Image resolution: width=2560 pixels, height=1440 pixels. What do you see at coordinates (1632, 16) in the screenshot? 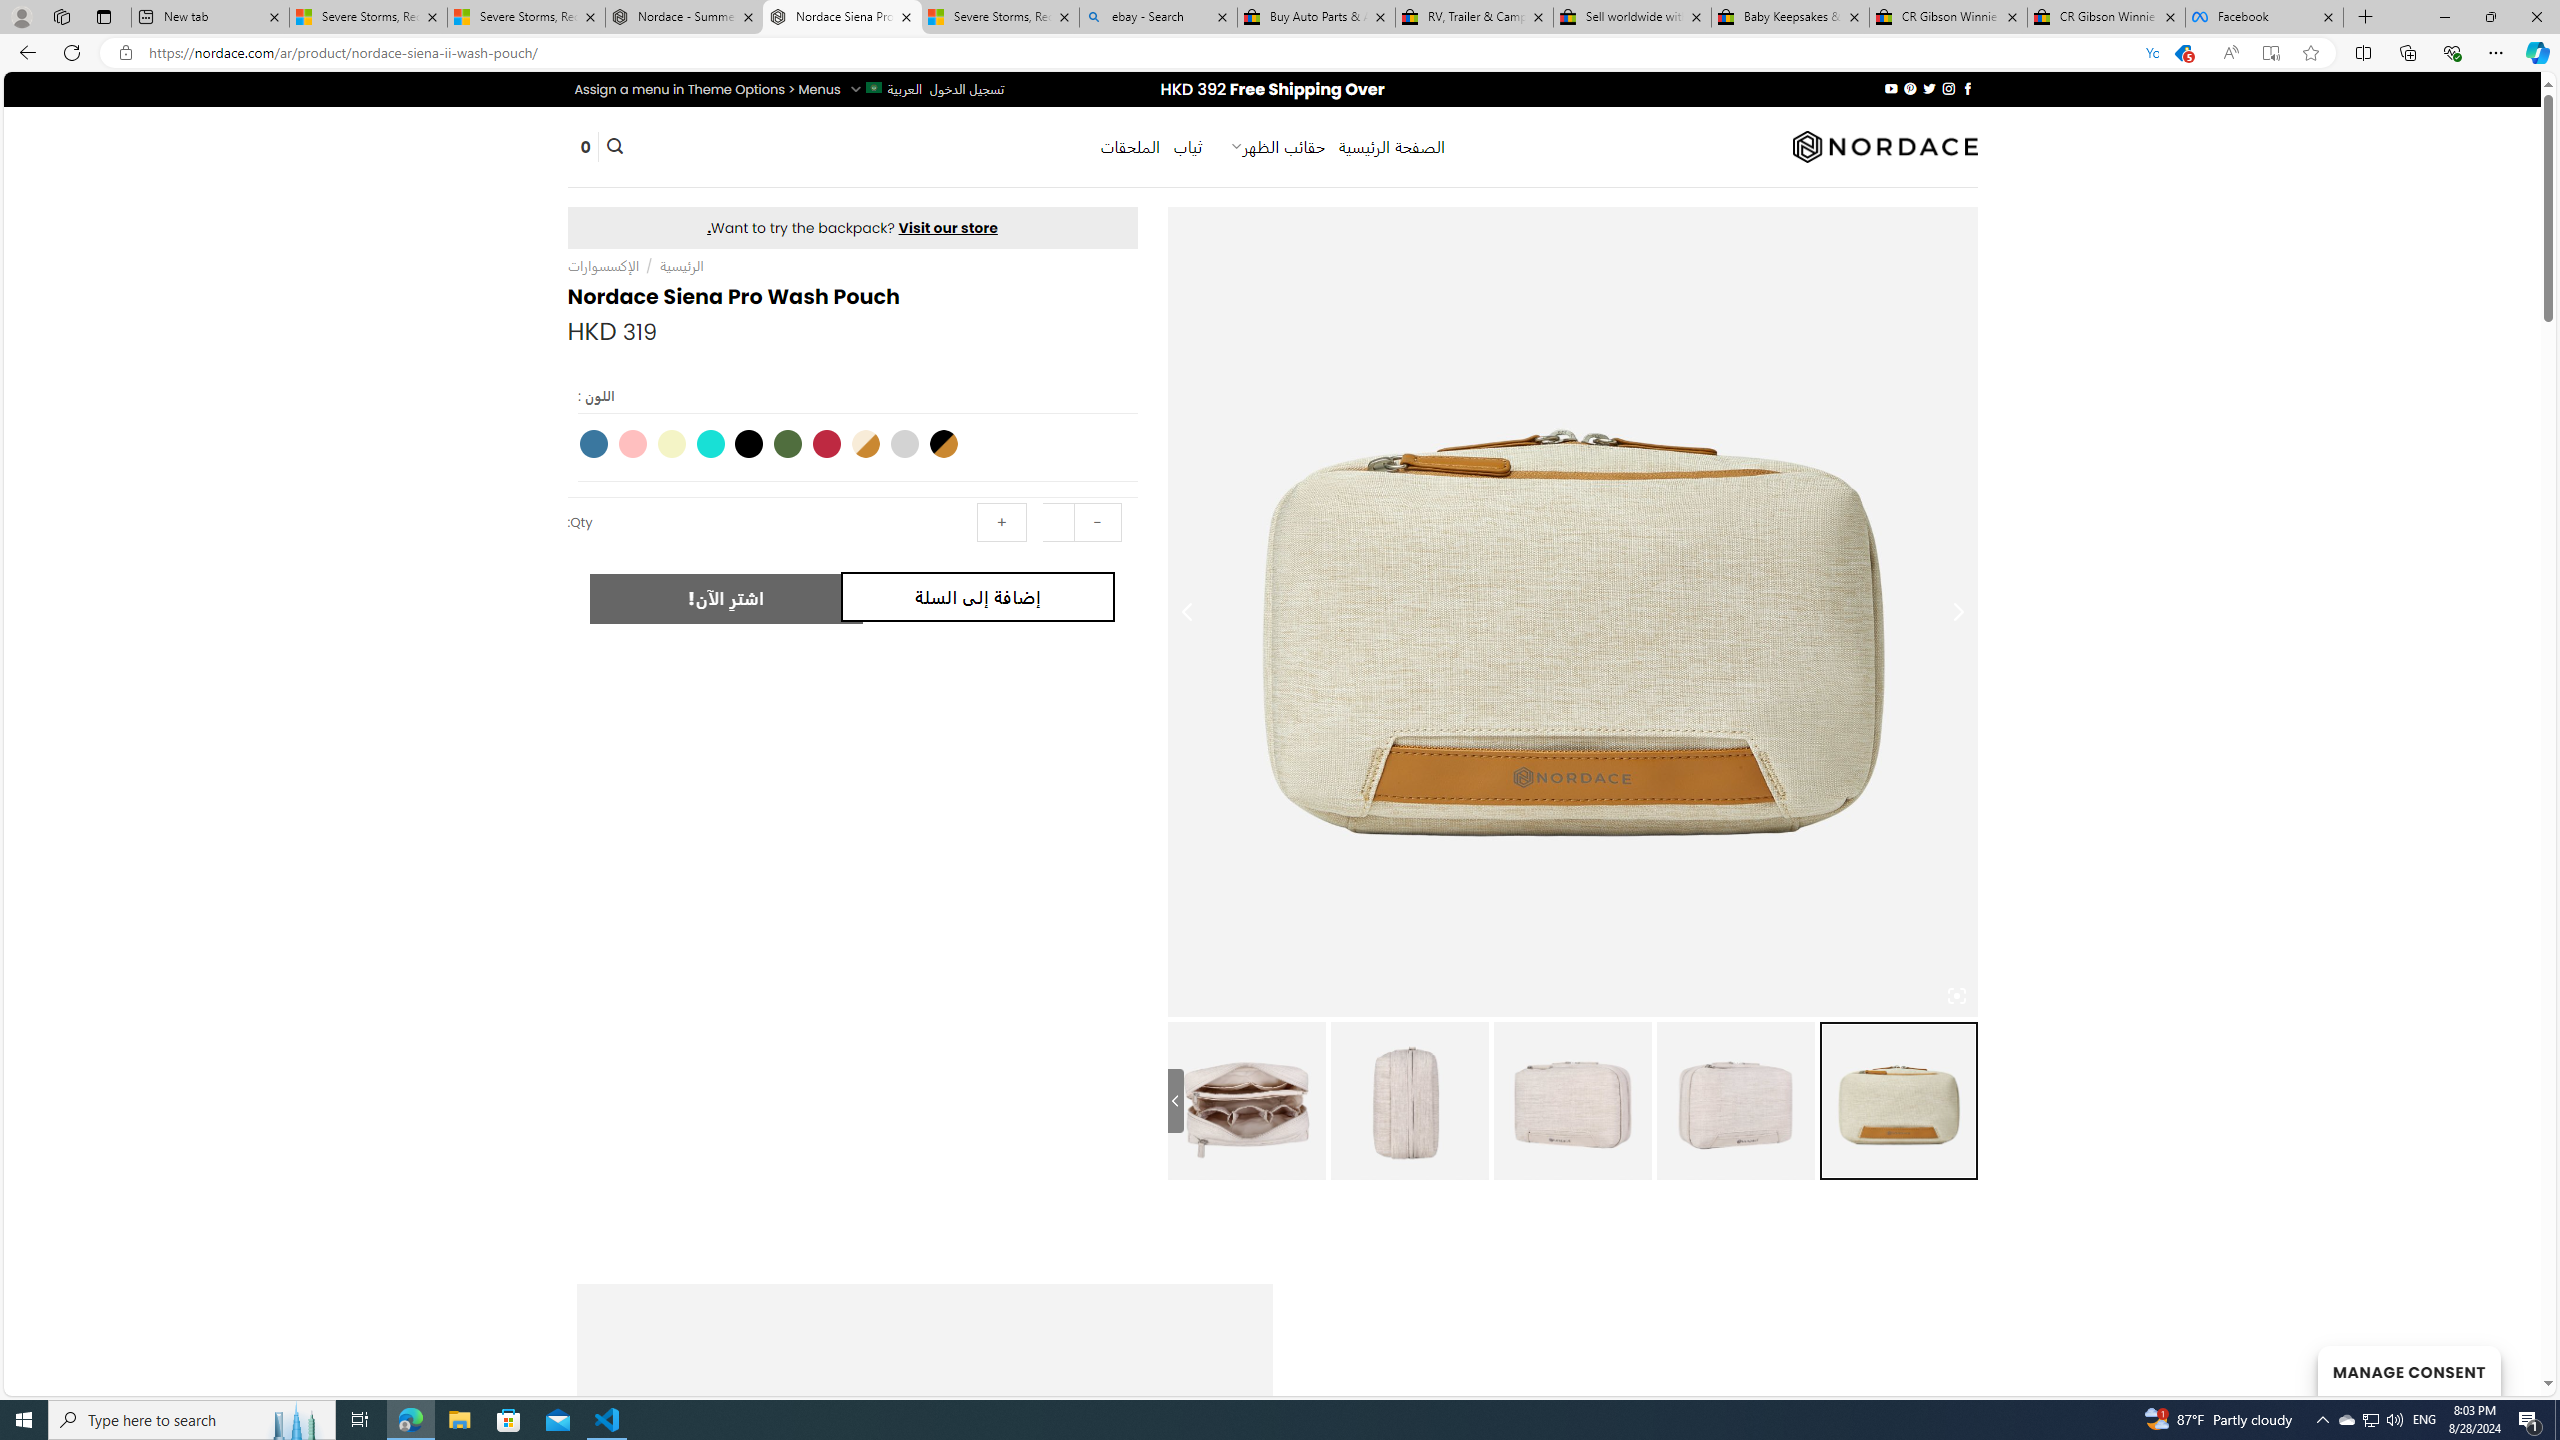
I see `'Sell worldwide with eBay'` at bounding box center [1632, 16].